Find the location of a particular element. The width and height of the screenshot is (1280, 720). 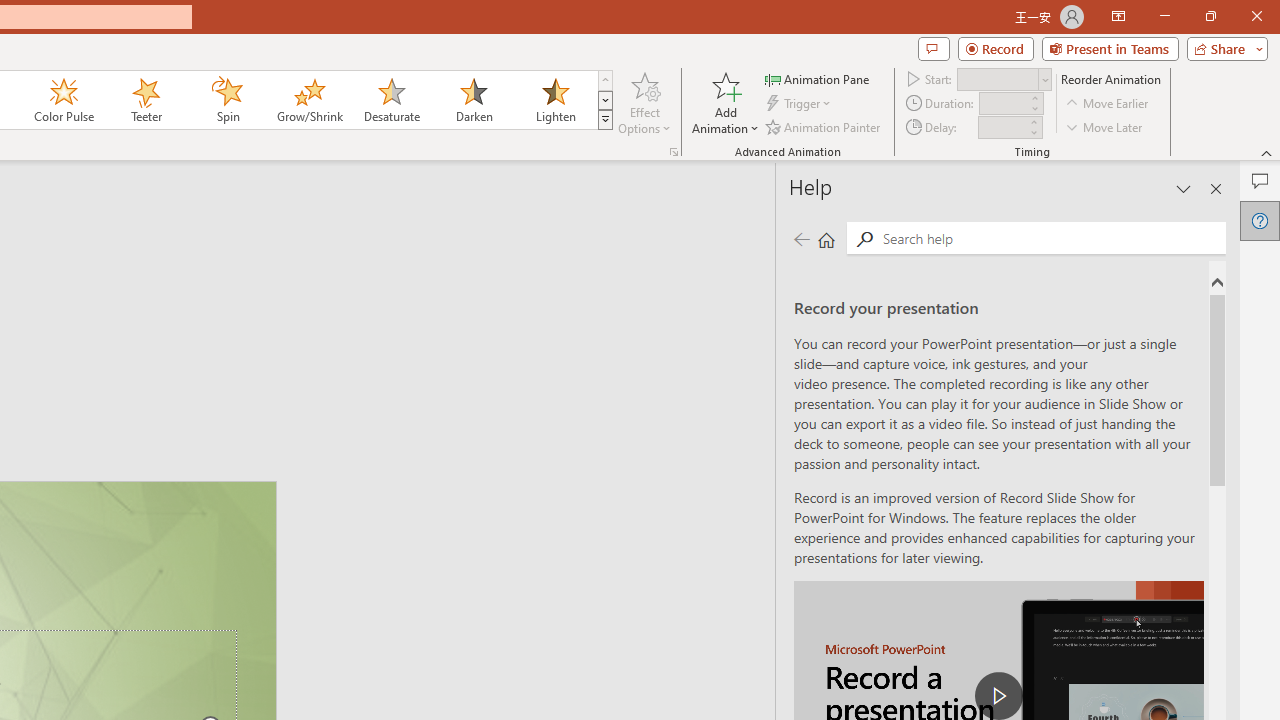

'Effect Options' is located at coordinates (645, 103).